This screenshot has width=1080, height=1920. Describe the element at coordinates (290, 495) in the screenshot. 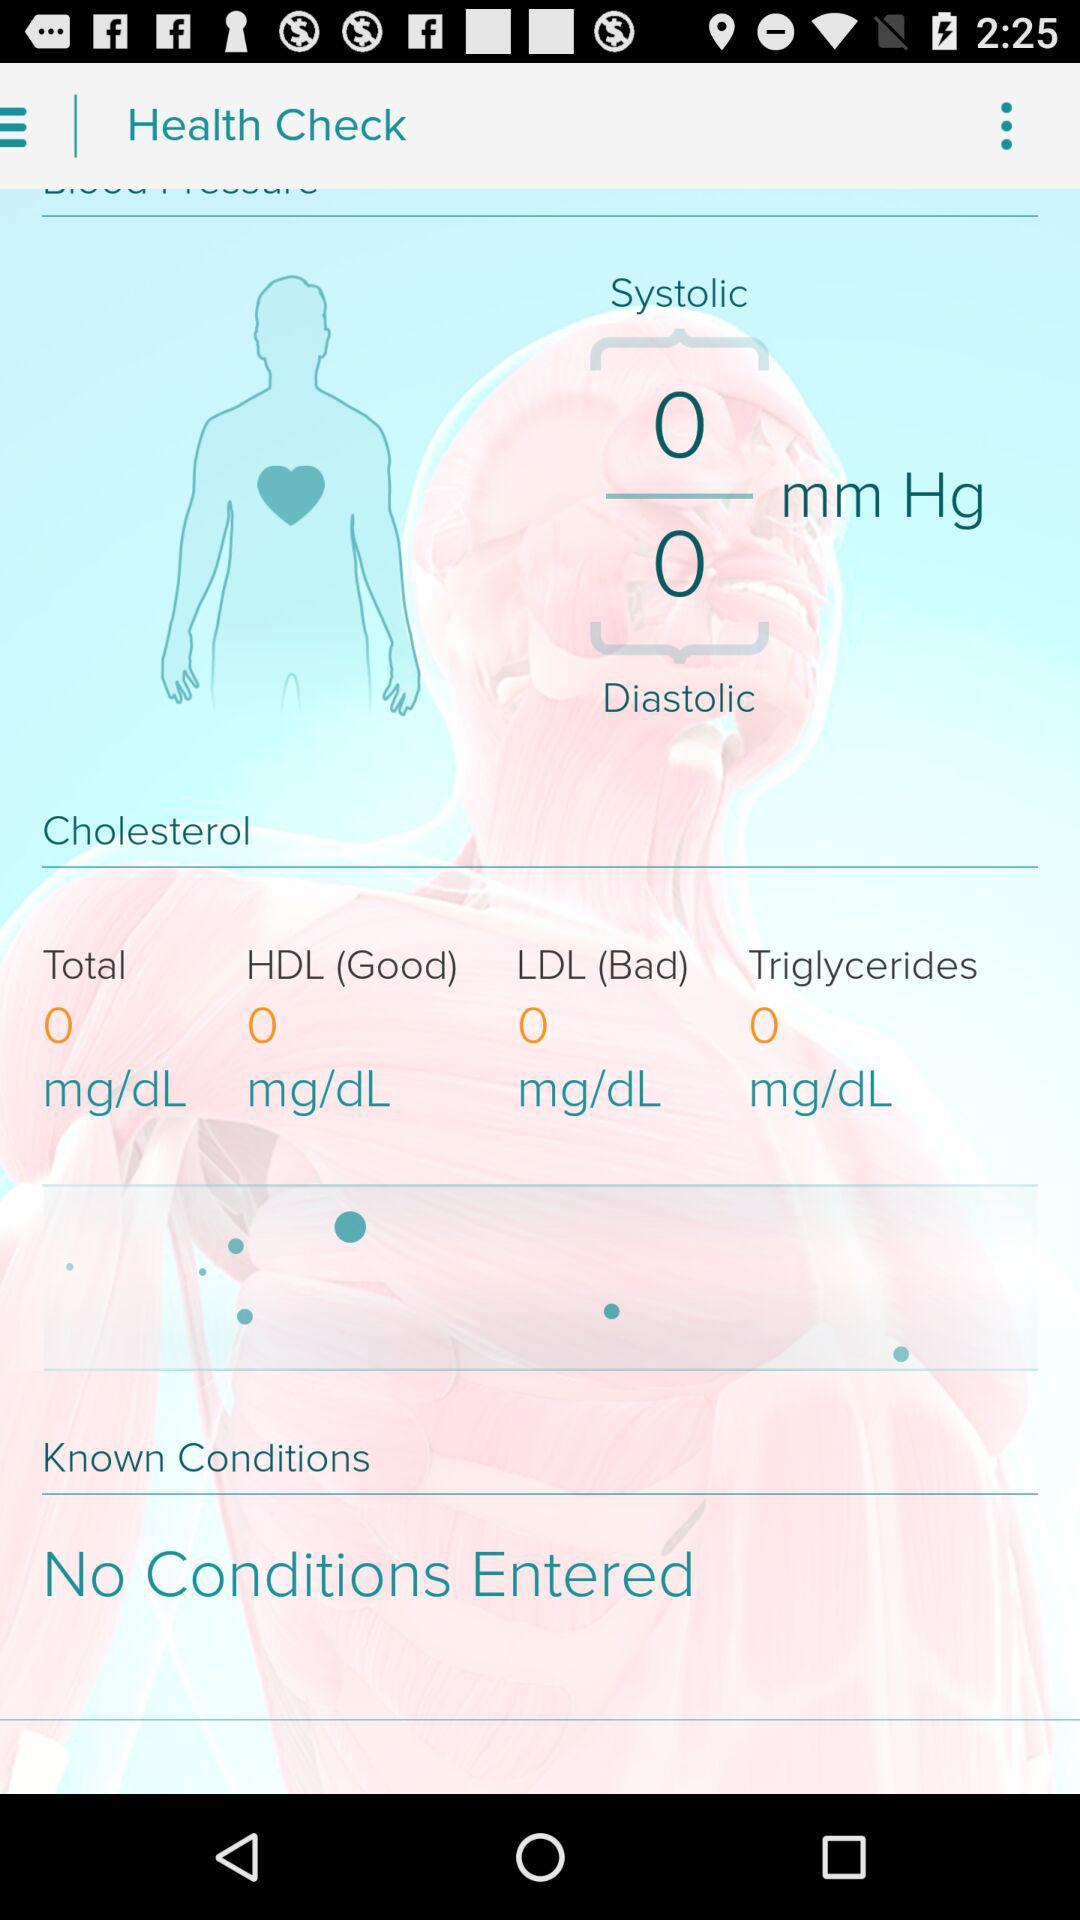

I see `the like symbol present on human body` at that location.